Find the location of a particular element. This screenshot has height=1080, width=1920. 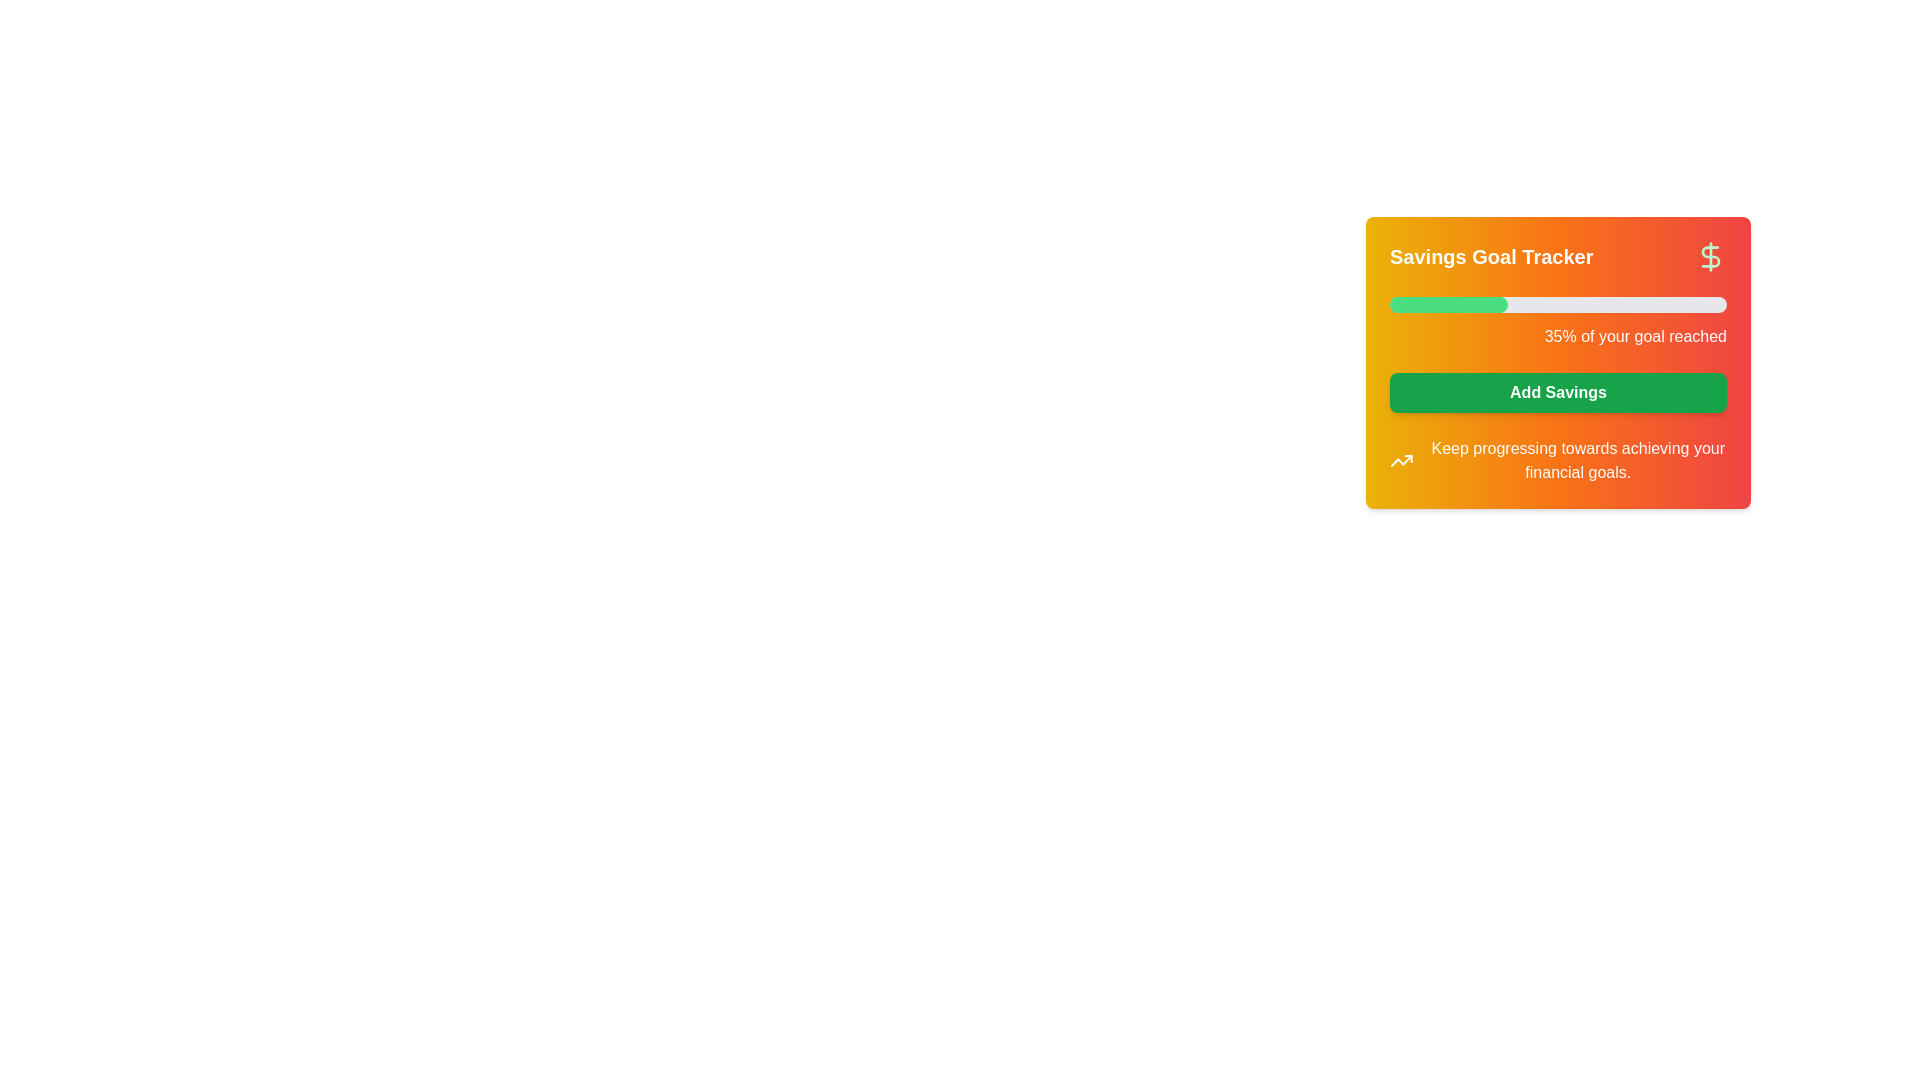

the informative text element that reads 'Keep progressing towards achieving your financial goals.' with an upward trend icon, located at the bottom of the 'Savings Goal Tracker' card is located at coordinates (1557, 461).